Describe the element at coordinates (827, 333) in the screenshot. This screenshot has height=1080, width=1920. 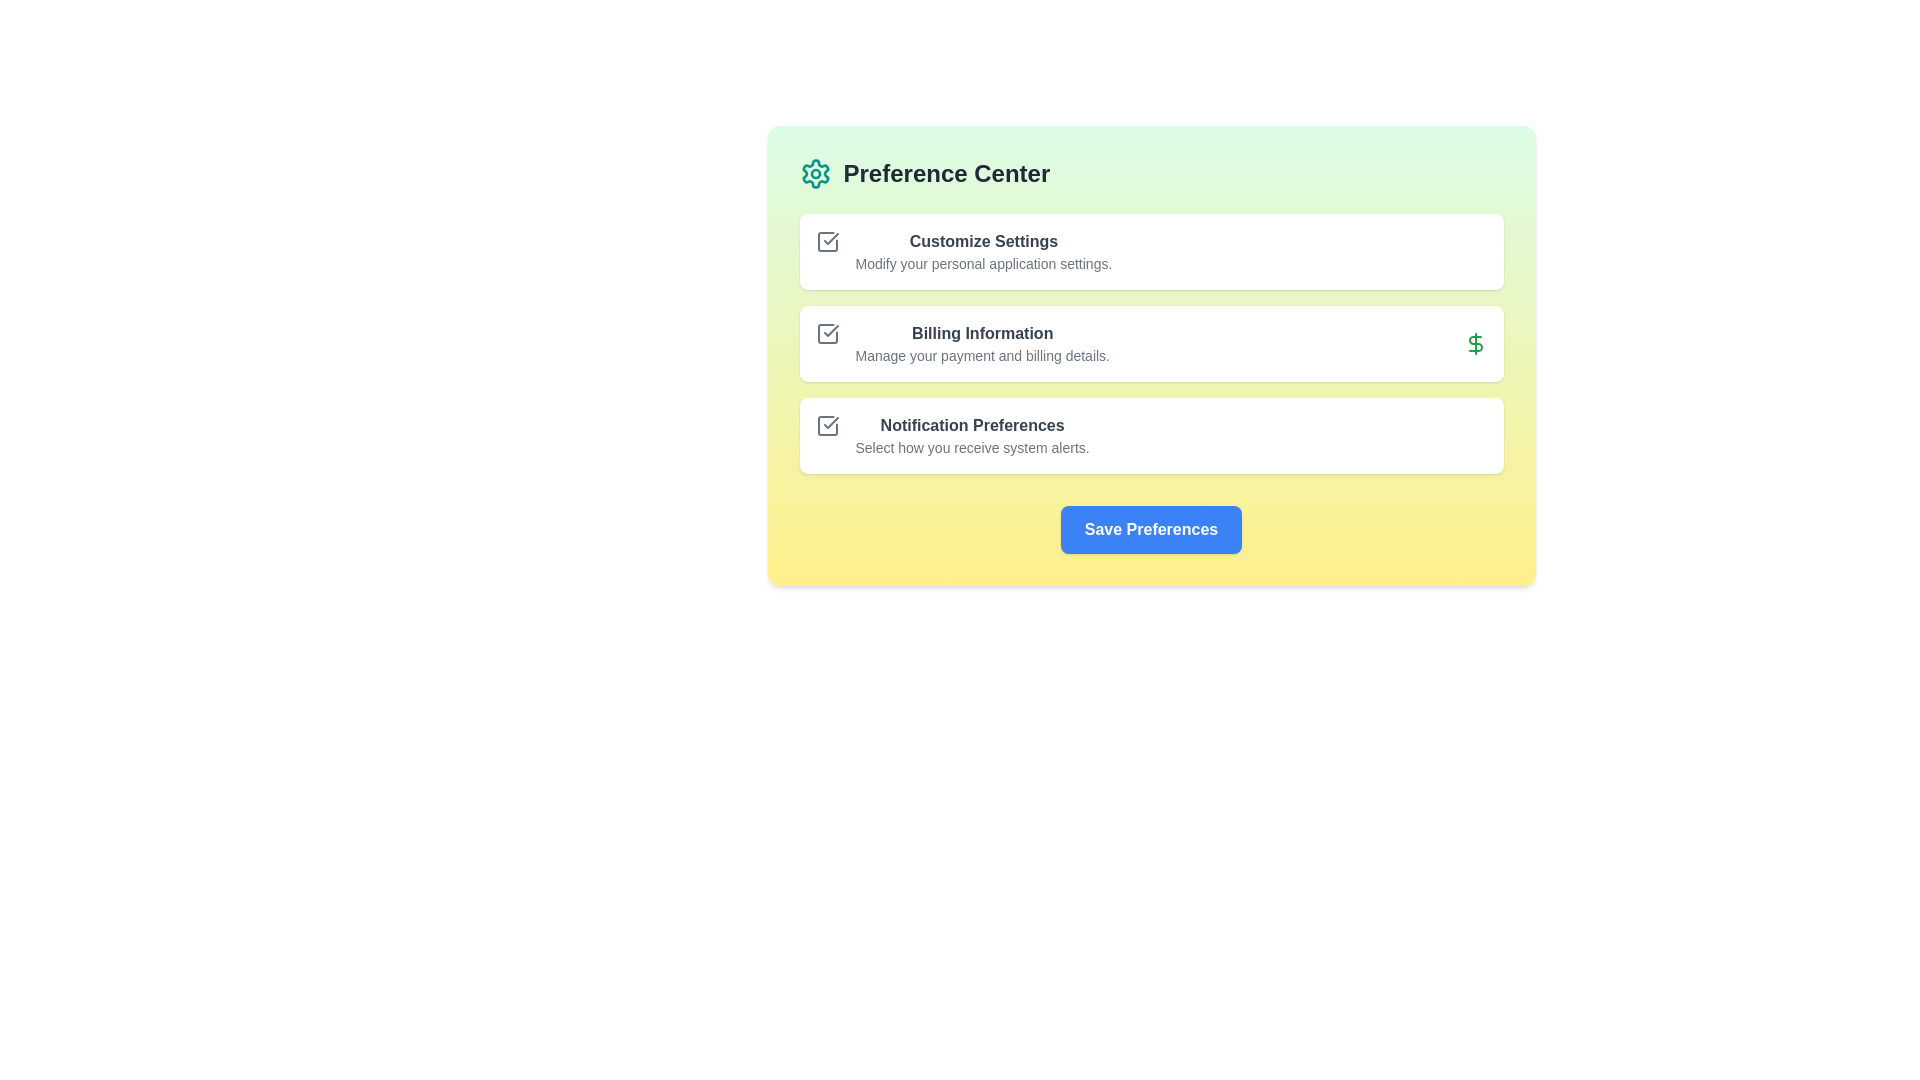
I see `the square-shaped checkmark icon with a minimalist outline design located to the left of the 'Billing Information' text in the Preference Center interface` at that location.